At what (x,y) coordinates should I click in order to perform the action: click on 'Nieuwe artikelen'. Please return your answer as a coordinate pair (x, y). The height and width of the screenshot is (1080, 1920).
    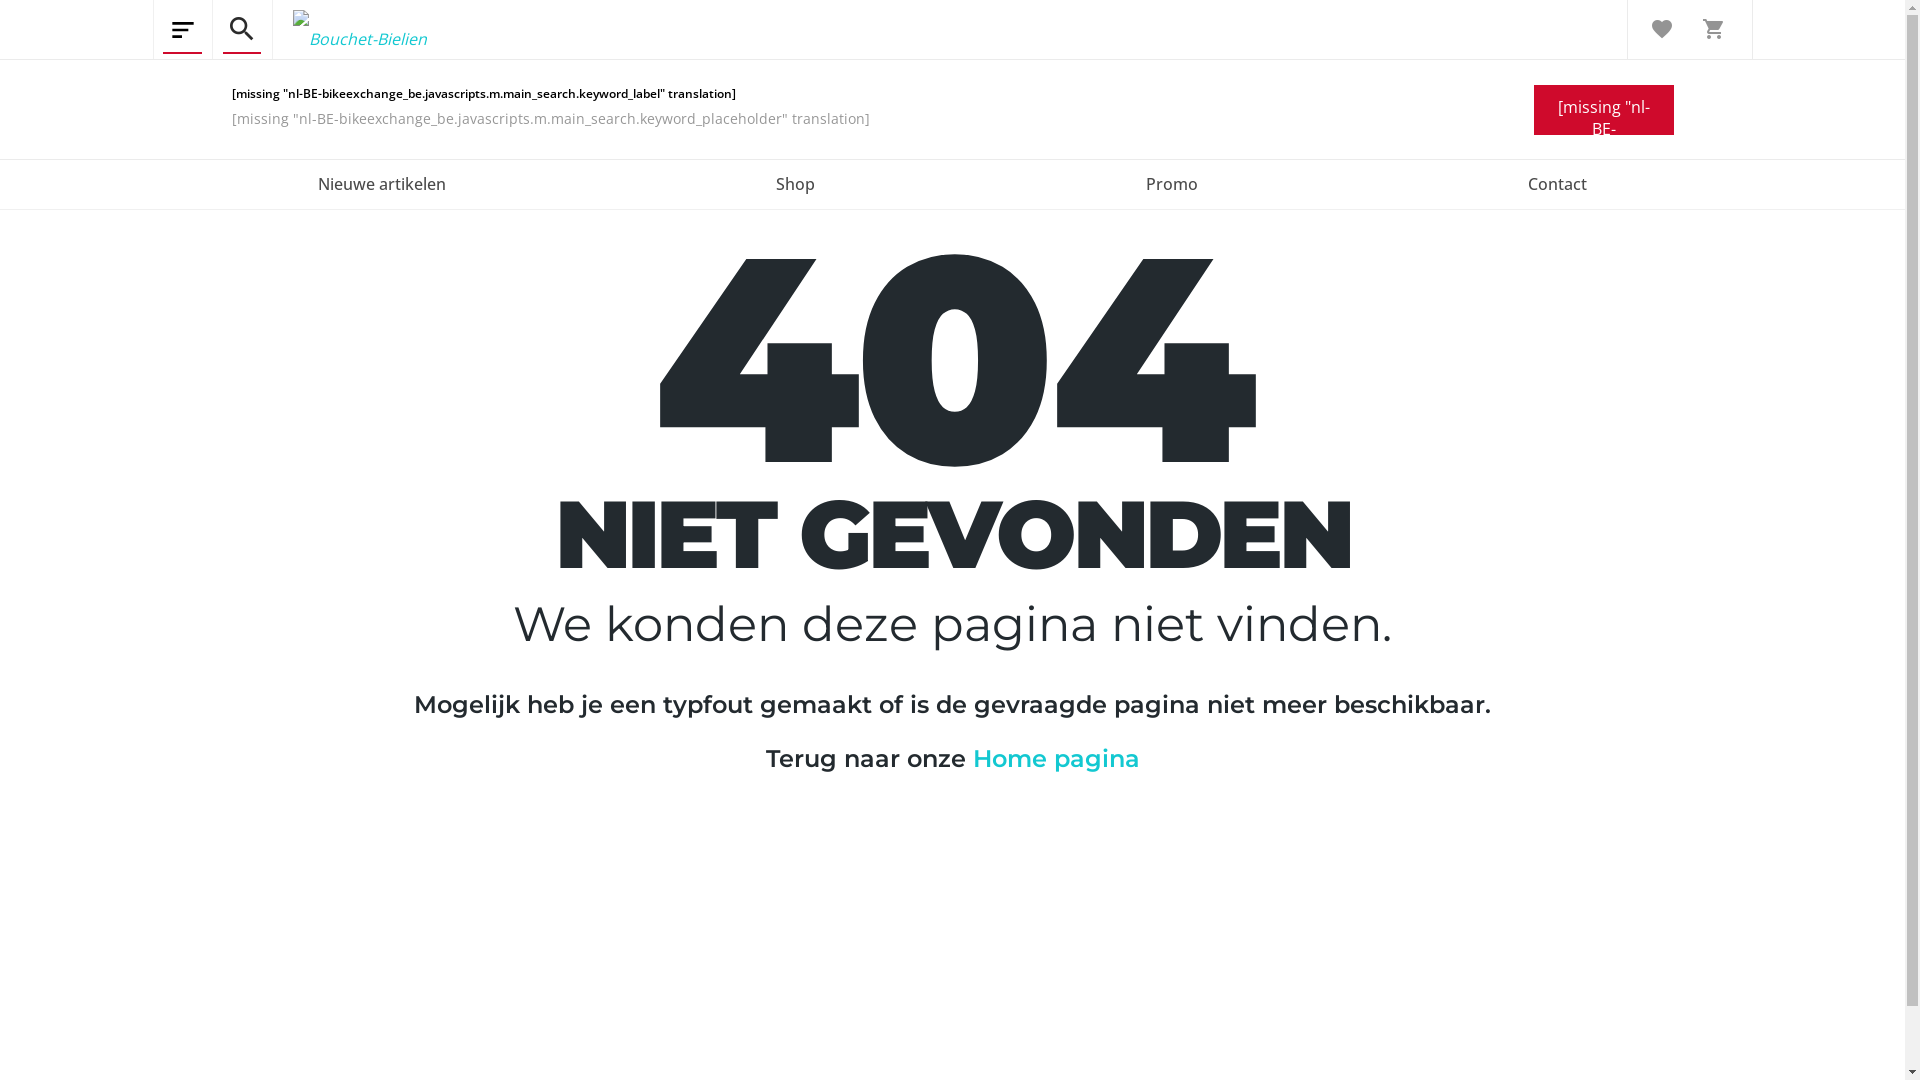
    Looking at the image, I should click on (381, 185).